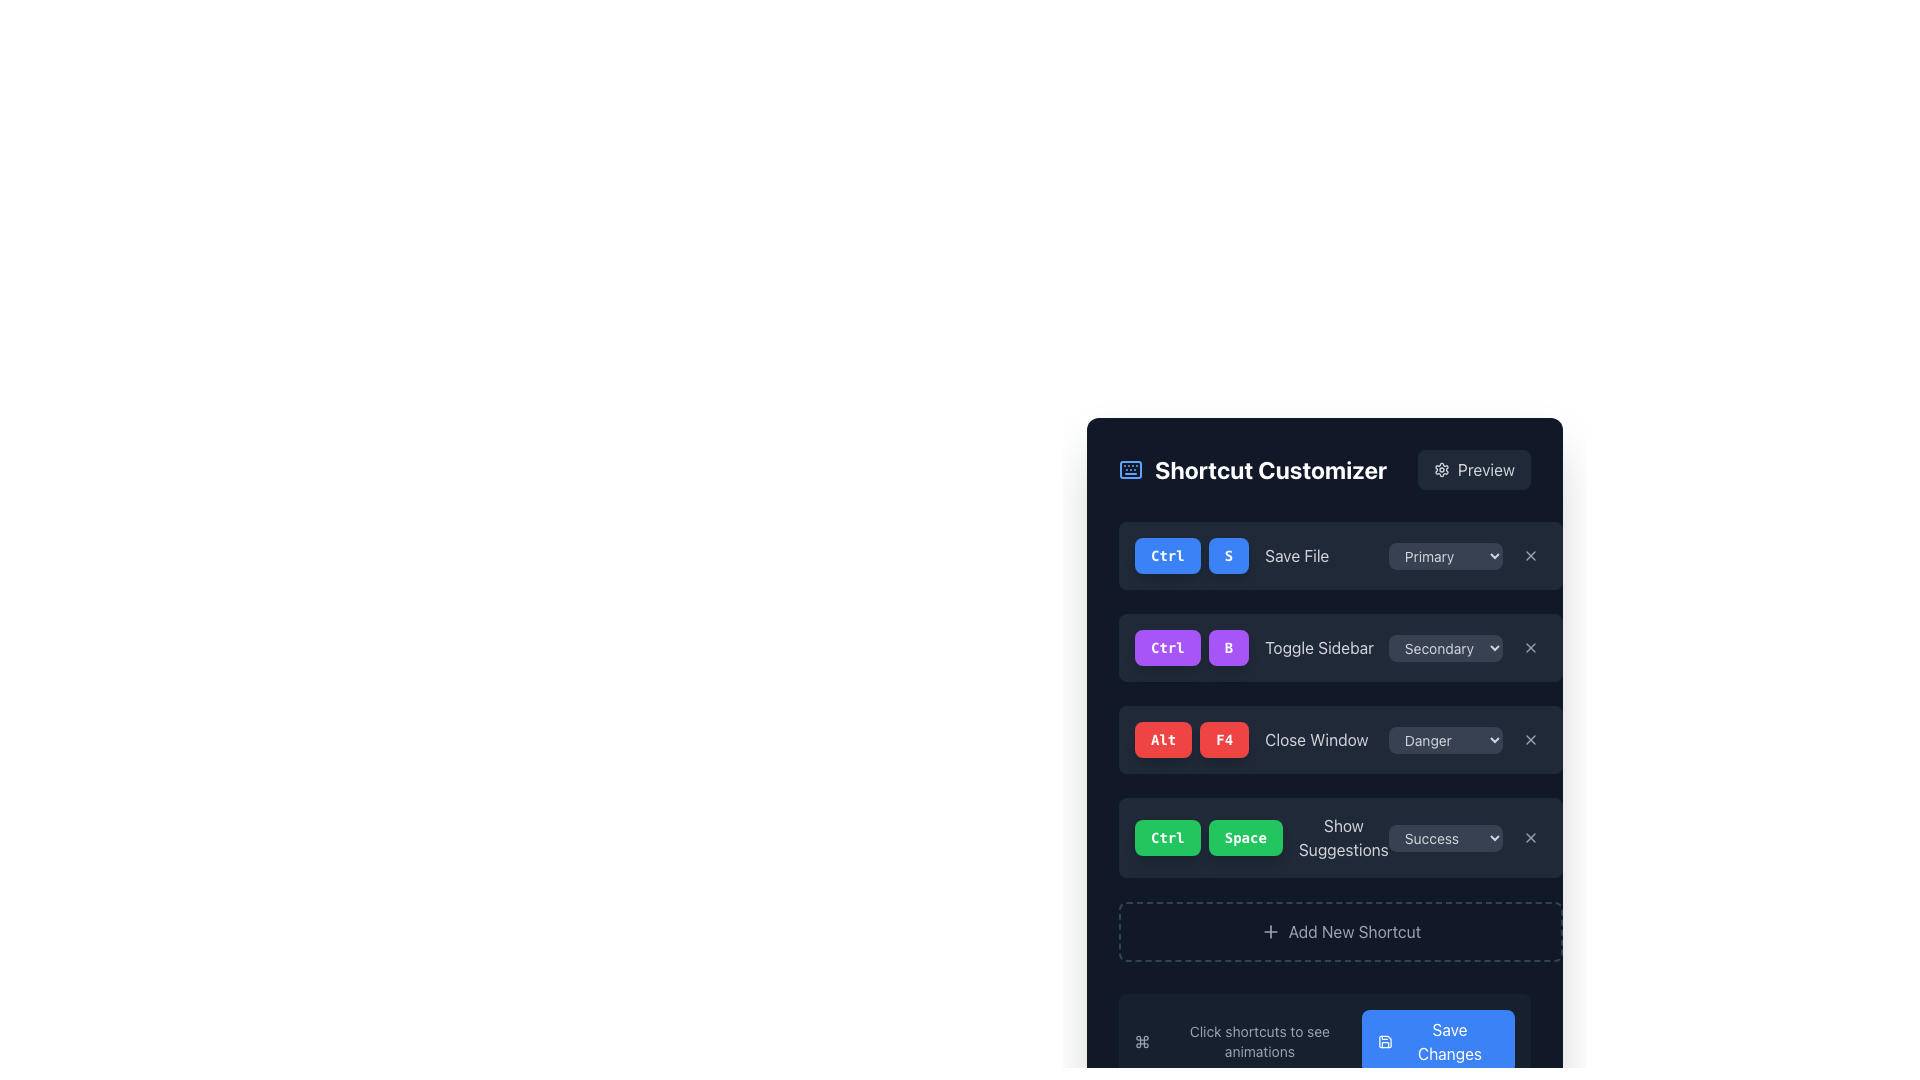 The image size is (1920, 1080). Describe the element at coordinates (1529, 648) in the screenshot. I see `the close button located in the third row of the shortcut customizer interface, aligned to the right of the 'Toggle Sidebar' label and button group` at that location.